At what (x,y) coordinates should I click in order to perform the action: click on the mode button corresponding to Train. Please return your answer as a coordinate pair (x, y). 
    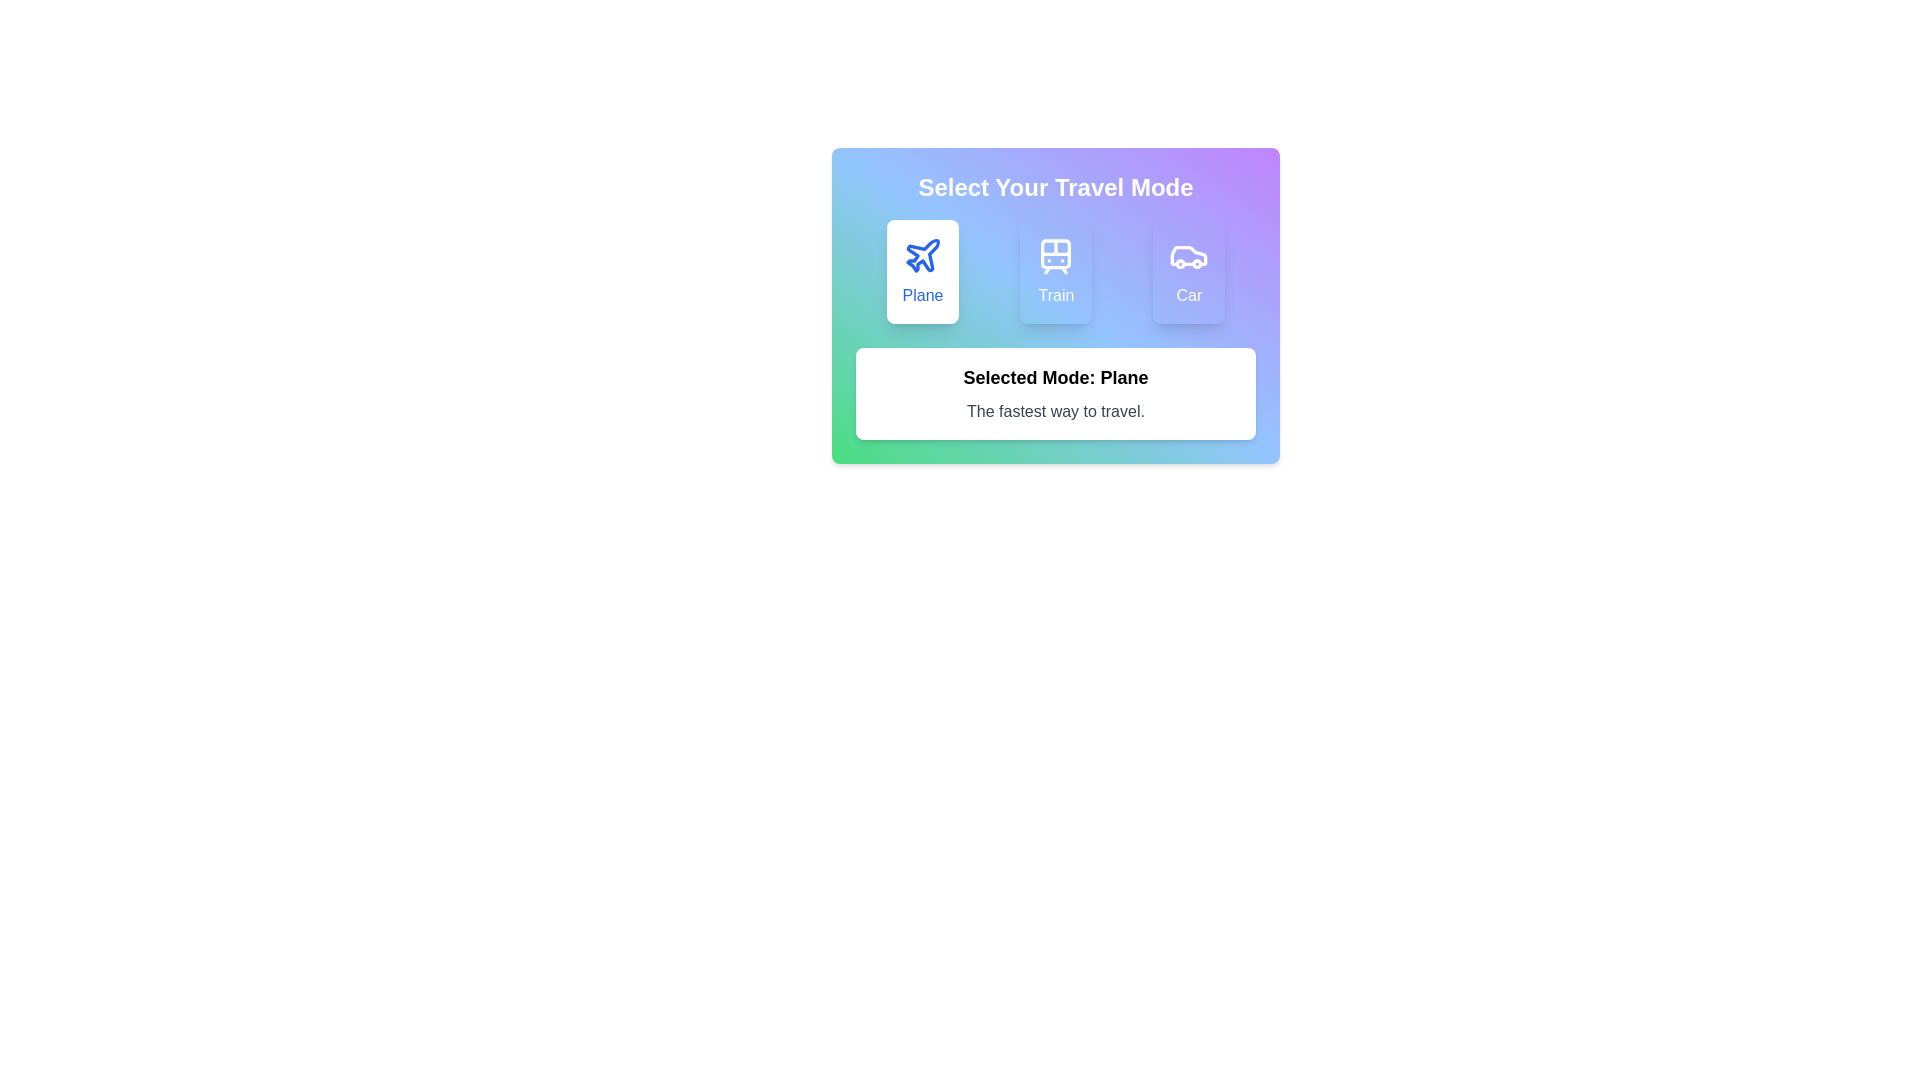
    Looking at the image, I should click on (1055, 272).